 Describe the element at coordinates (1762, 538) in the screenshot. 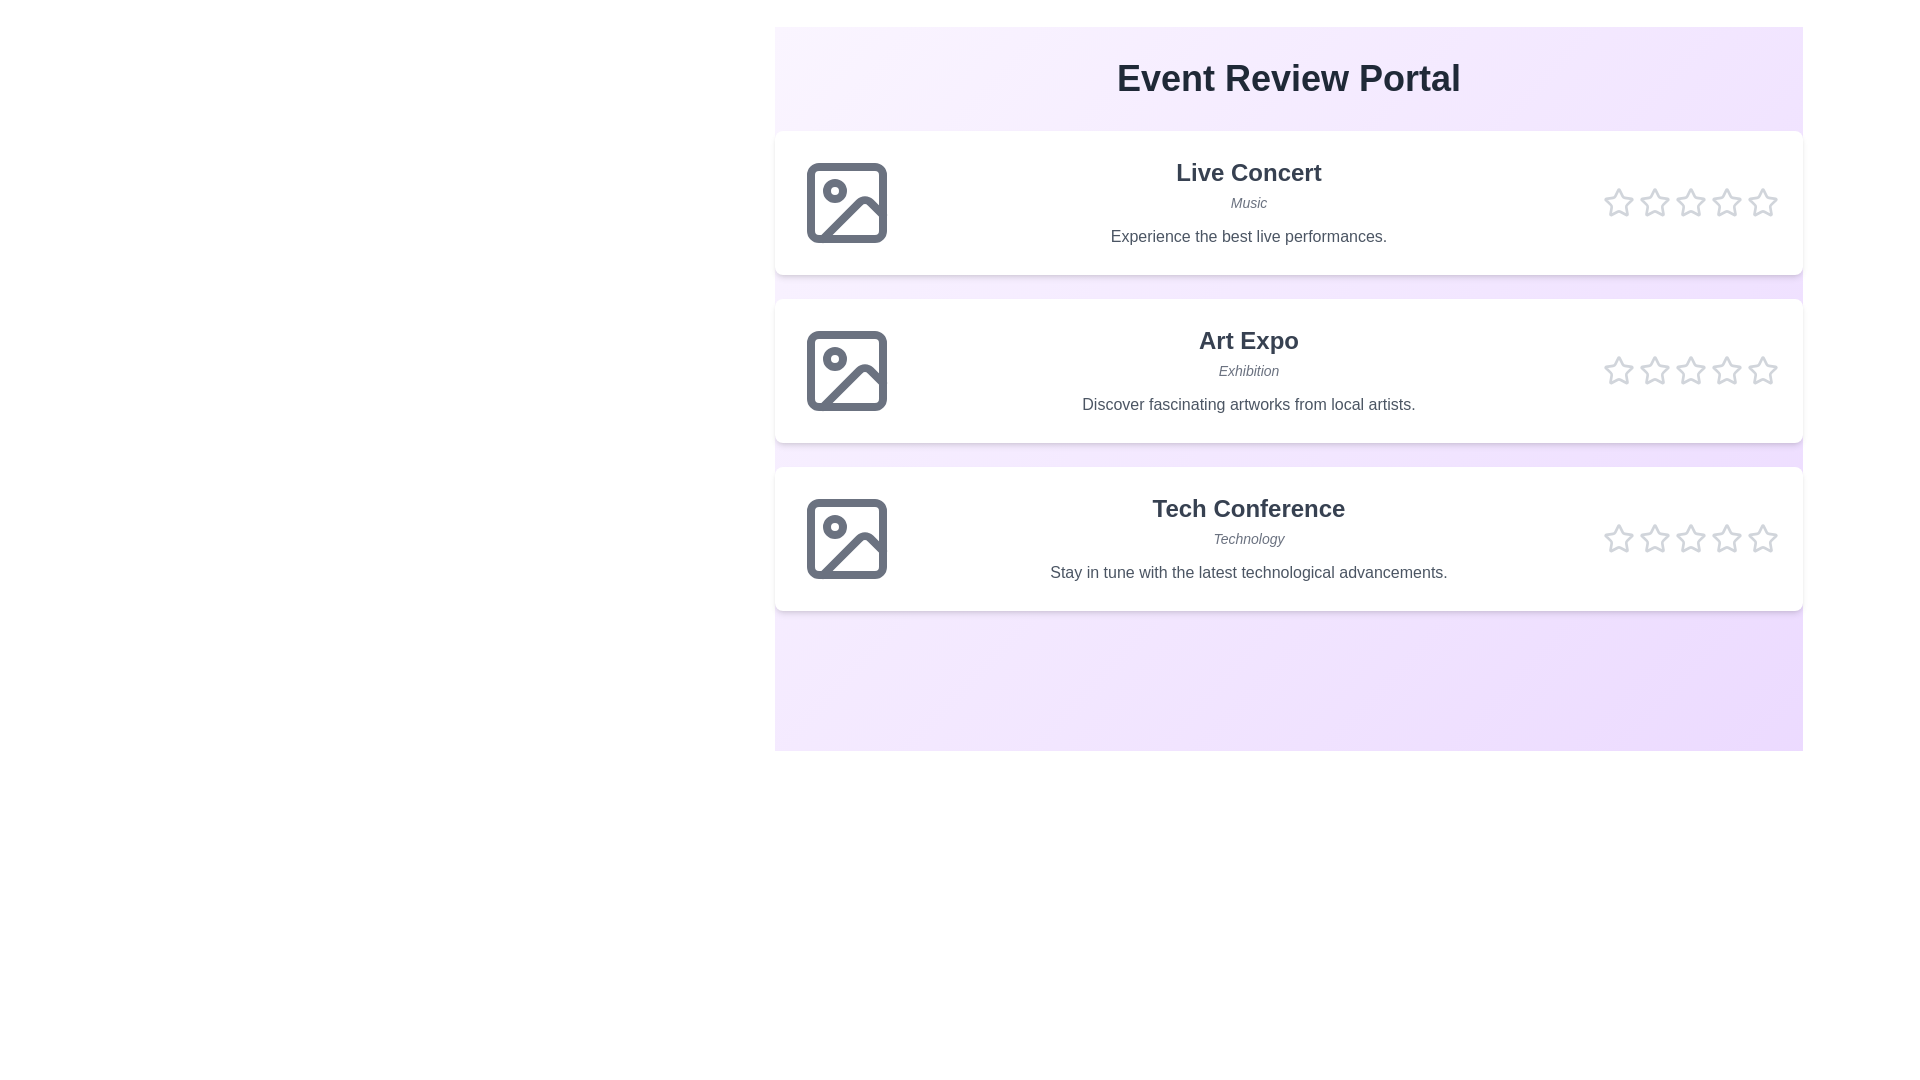

I see `the star corresponding to the rating 5 for the event Tech Conference` at that location.